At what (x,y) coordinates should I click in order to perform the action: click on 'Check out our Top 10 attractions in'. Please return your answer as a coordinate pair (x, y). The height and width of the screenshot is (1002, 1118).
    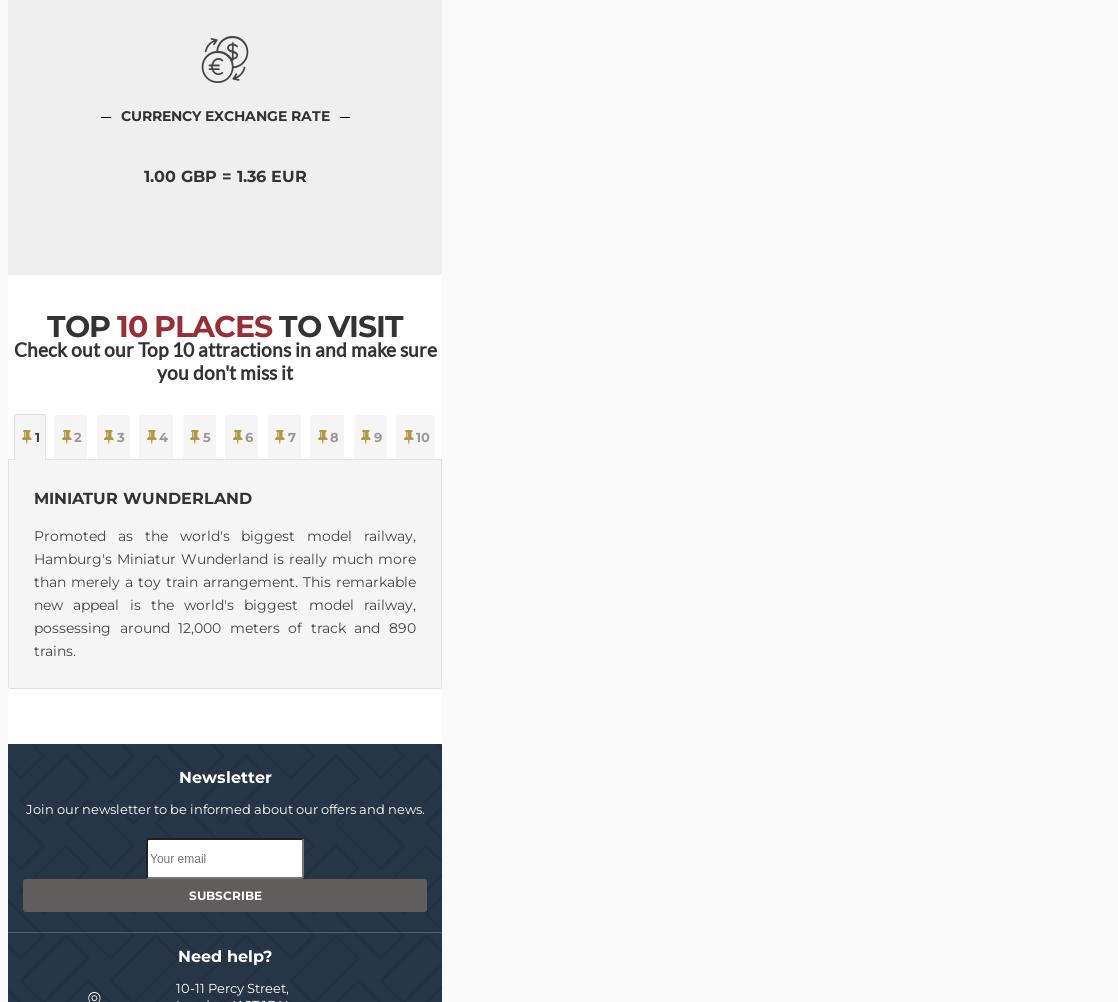
    Looking at the image, I should click on (163, 348).